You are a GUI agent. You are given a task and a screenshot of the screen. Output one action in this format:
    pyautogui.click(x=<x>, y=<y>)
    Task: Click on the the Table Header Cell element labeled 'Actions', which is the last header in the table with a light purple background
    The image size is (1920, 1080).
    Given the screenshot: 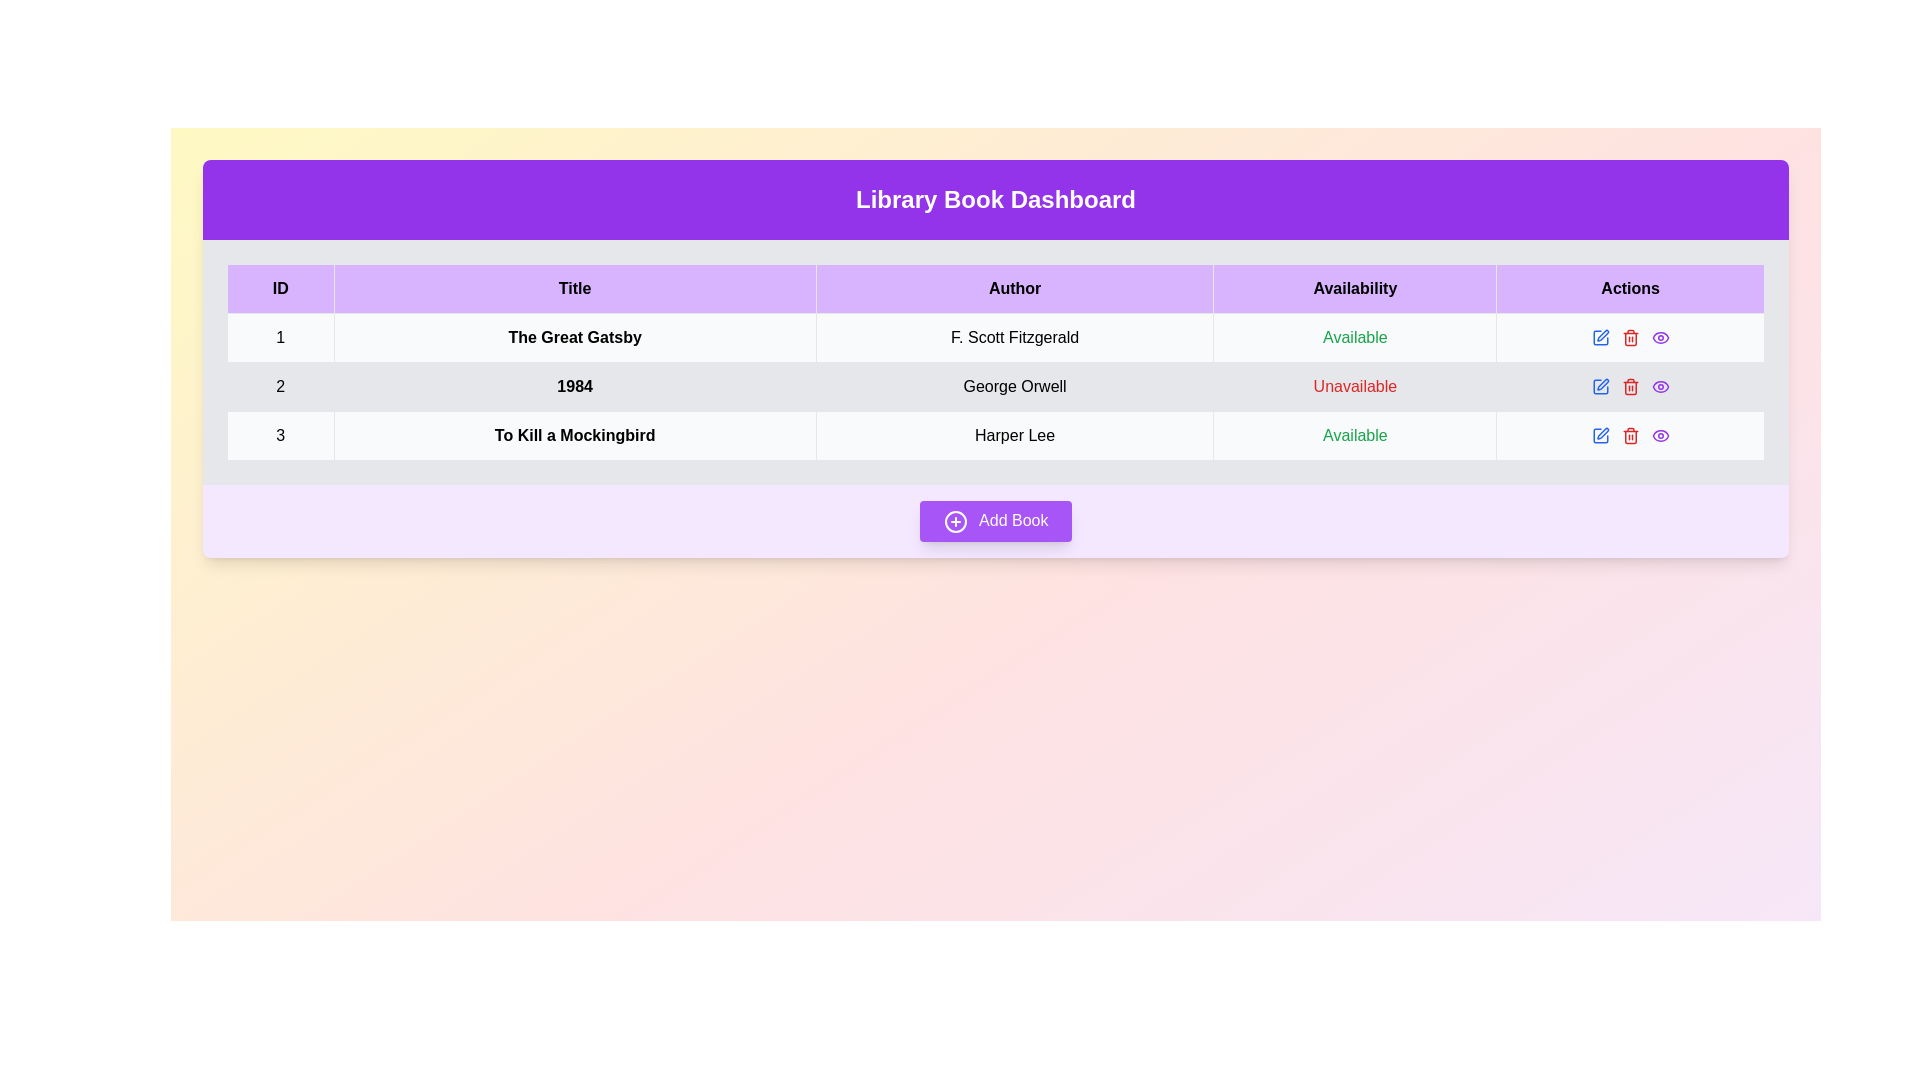 What is the action you would take?
    pyautogui.click(x=1630, y=289)
    